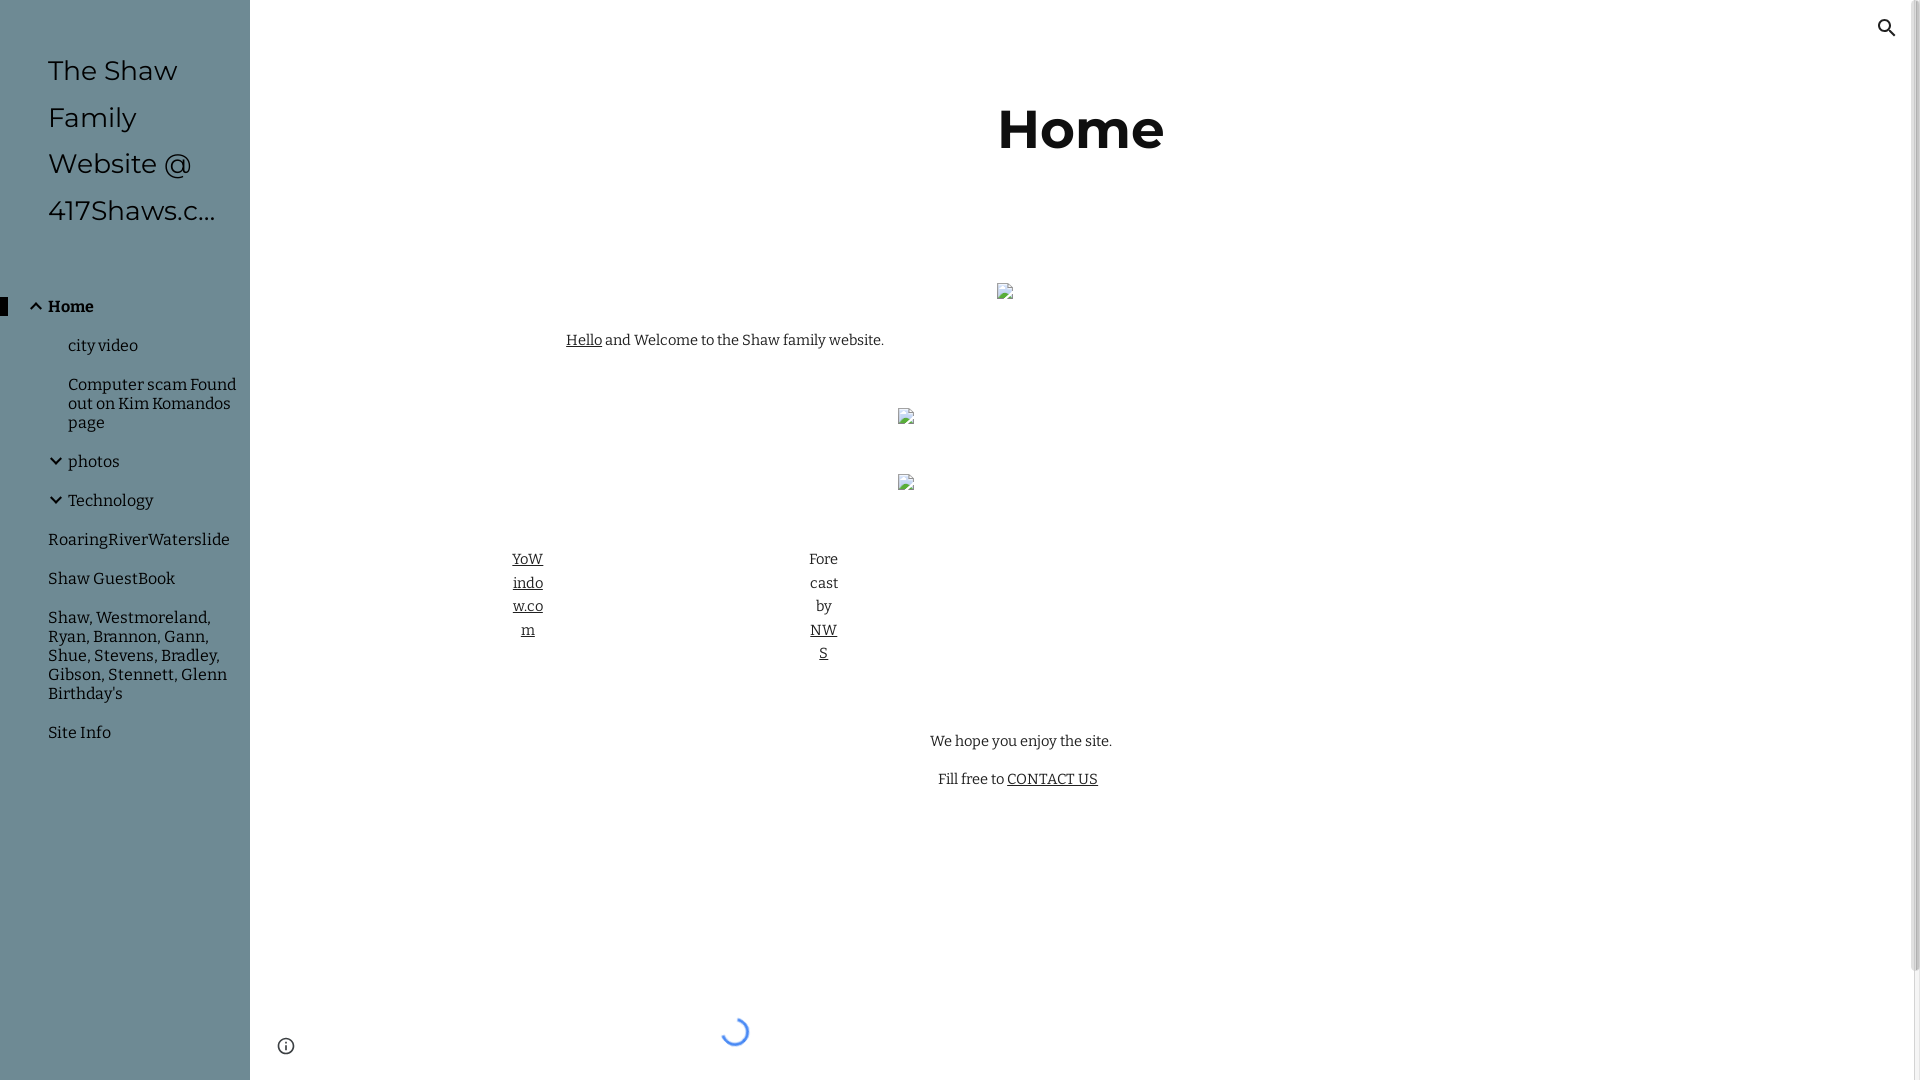 This screenshot has height=1080, width=1920. What do you see at coordinates (149, 499) in the screenshot?
I see `'Technology'` at bounding box center [149, 499].